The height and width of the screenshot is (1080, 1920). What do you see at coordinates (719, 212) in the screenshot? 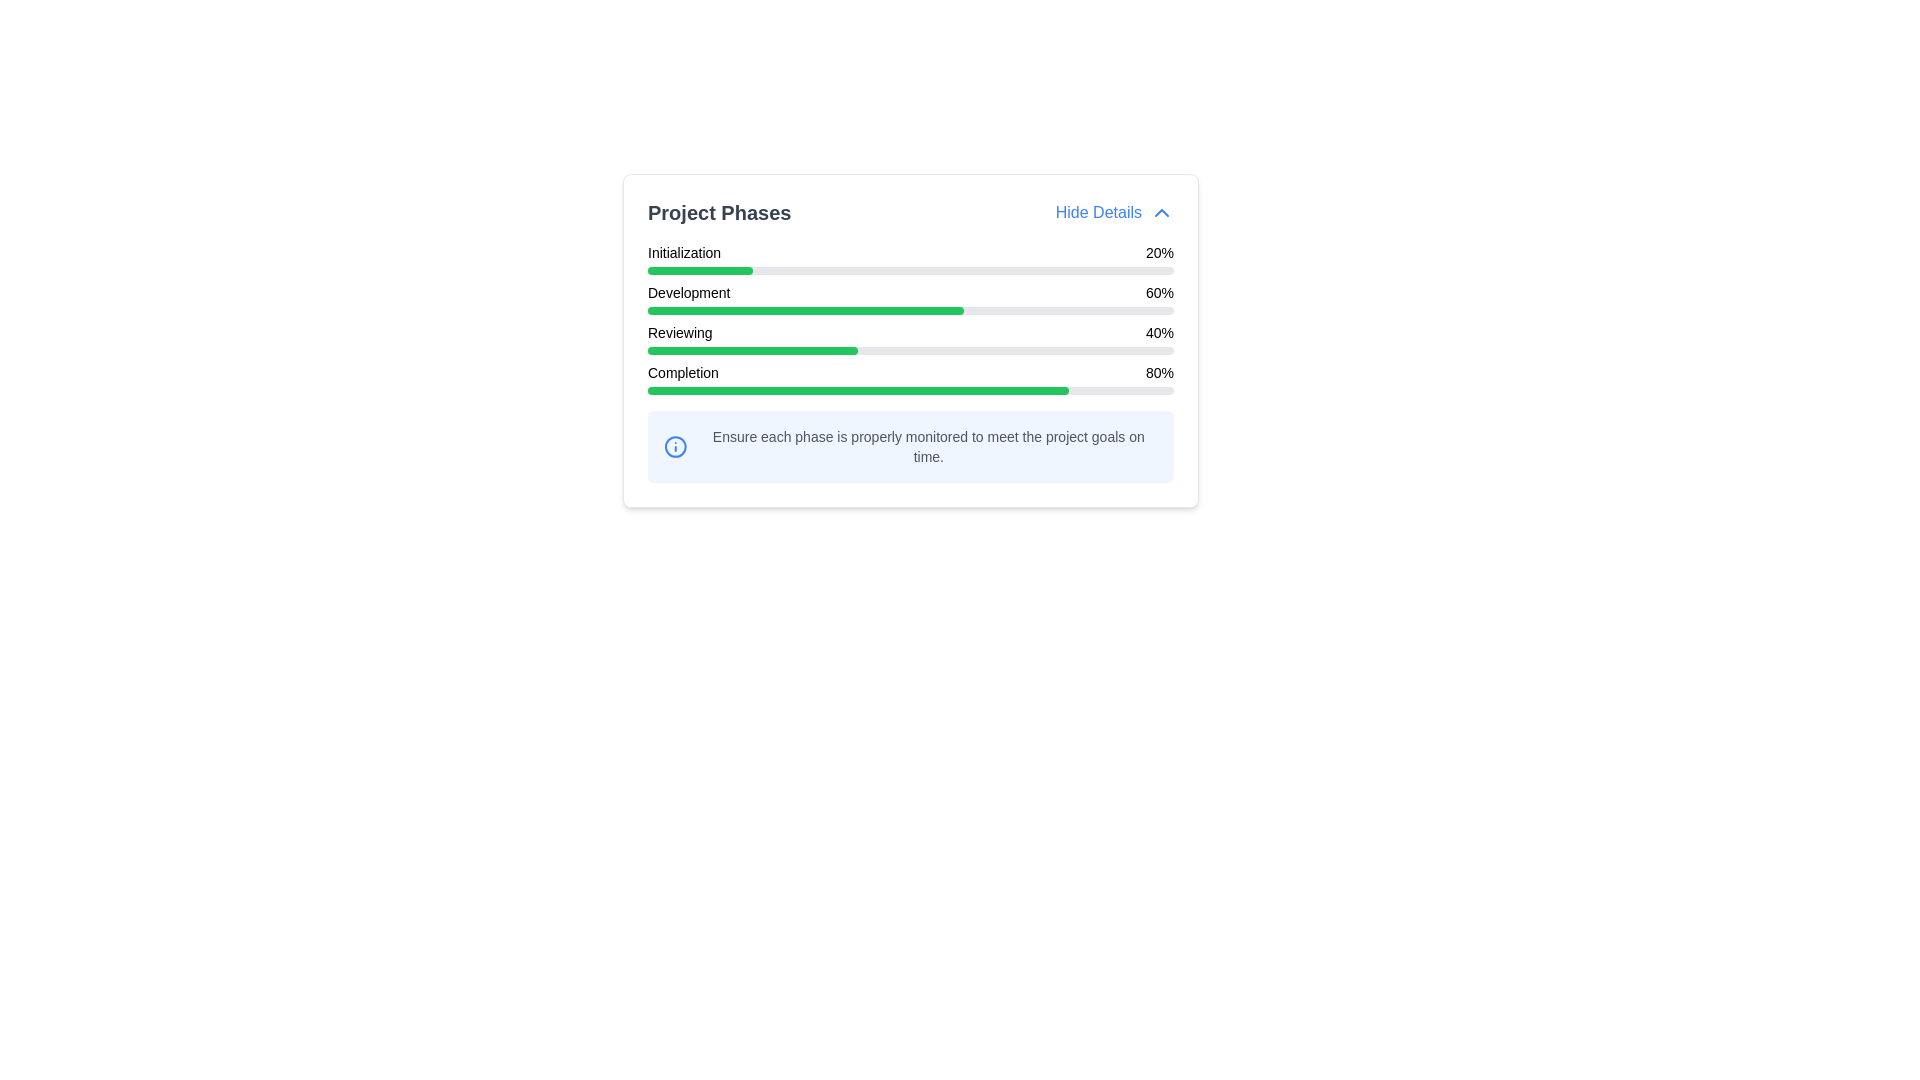
I see `the bold text element reading 'Project Phases', which serves as the heading for project phase data, positioned to the left of the 'Hide Details' link and chevron icon` at bounding box center [719, 212].